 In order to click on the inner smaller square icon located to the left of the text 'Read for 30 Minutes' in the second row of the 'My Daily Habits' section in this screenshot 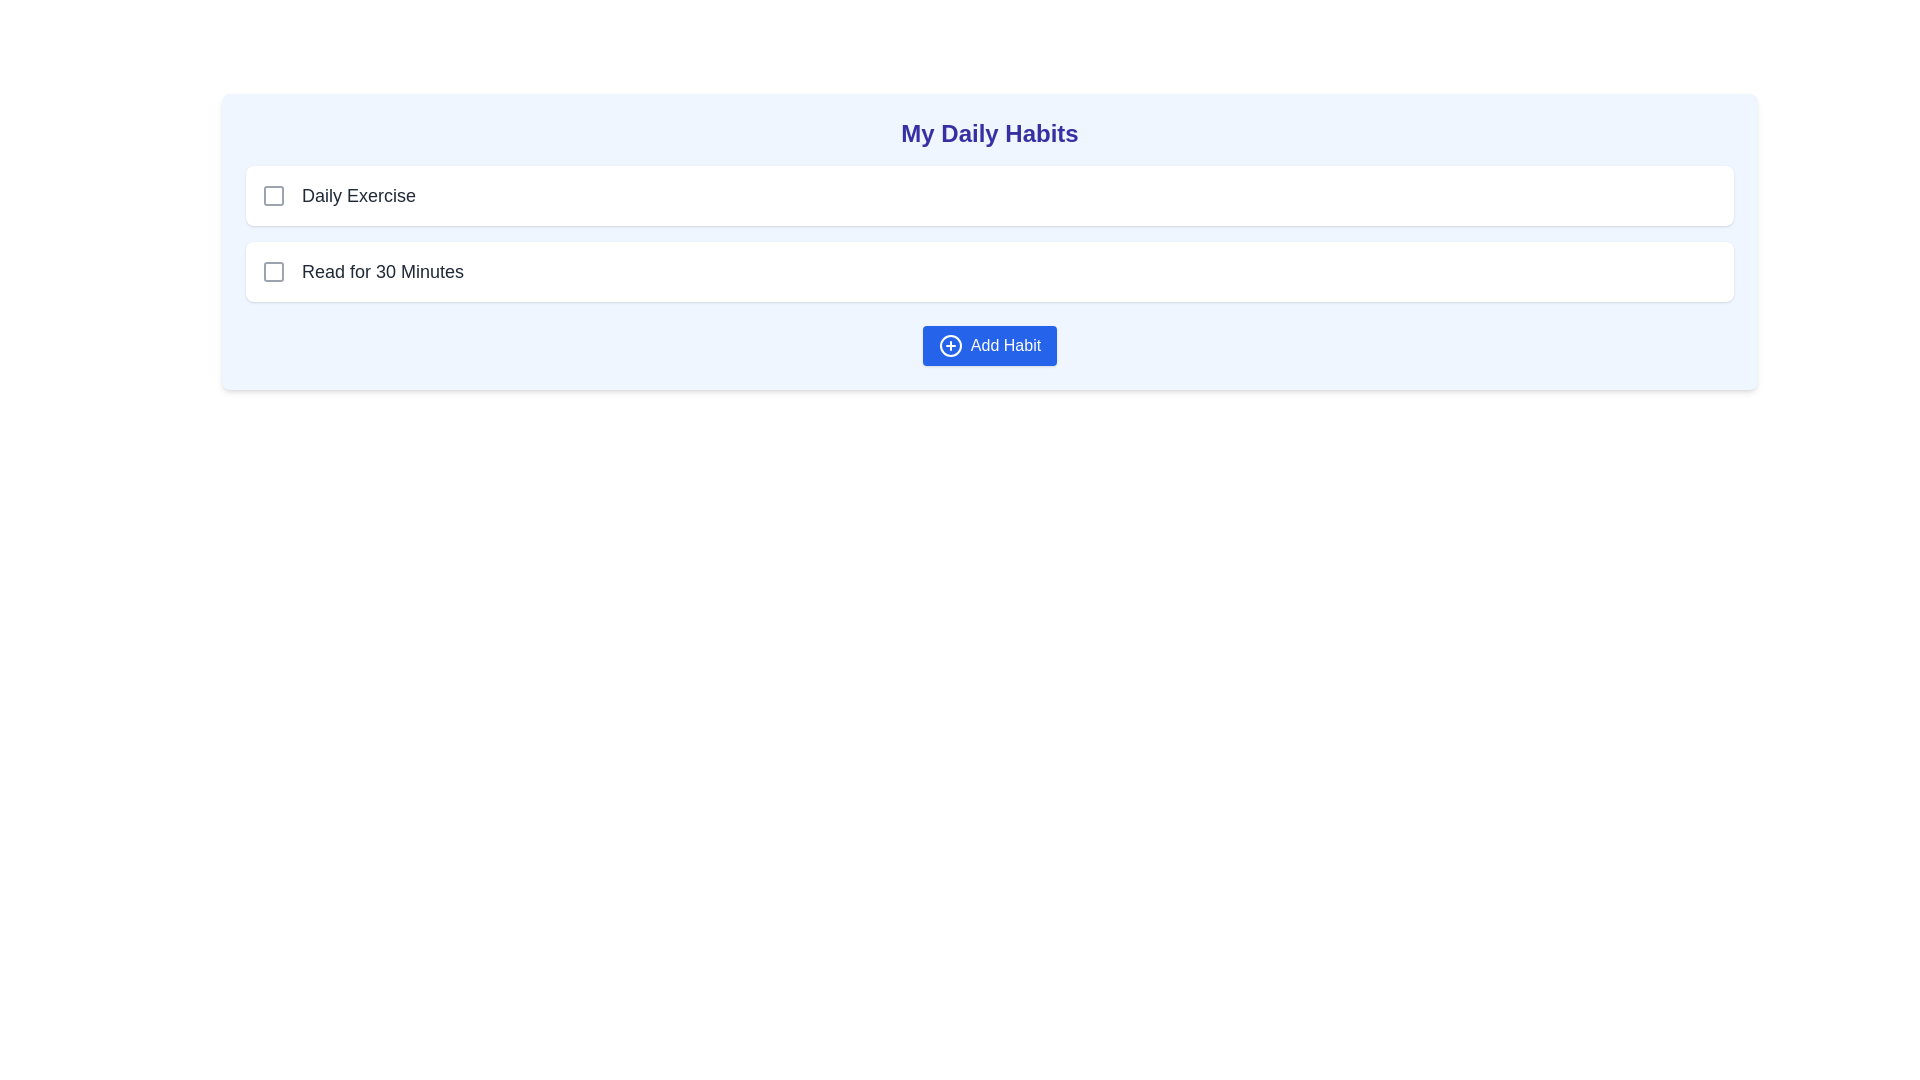, I will do `click(272, 272)`.